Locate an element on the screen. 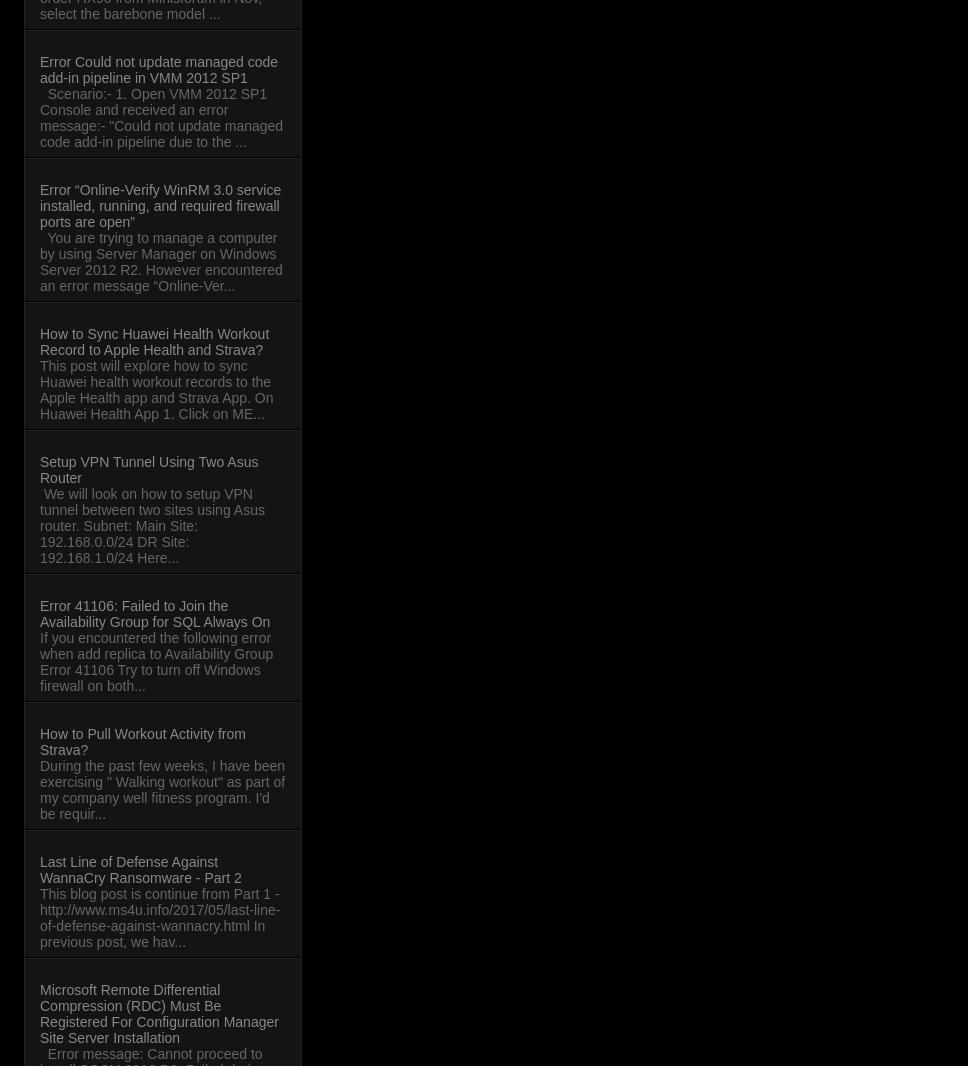  'This post will explore how to sync Huawei health workout records to the Apple Health app and Strava App. On Huawei Health App 1. Click on ME...' is located at coordinates (155, 390).